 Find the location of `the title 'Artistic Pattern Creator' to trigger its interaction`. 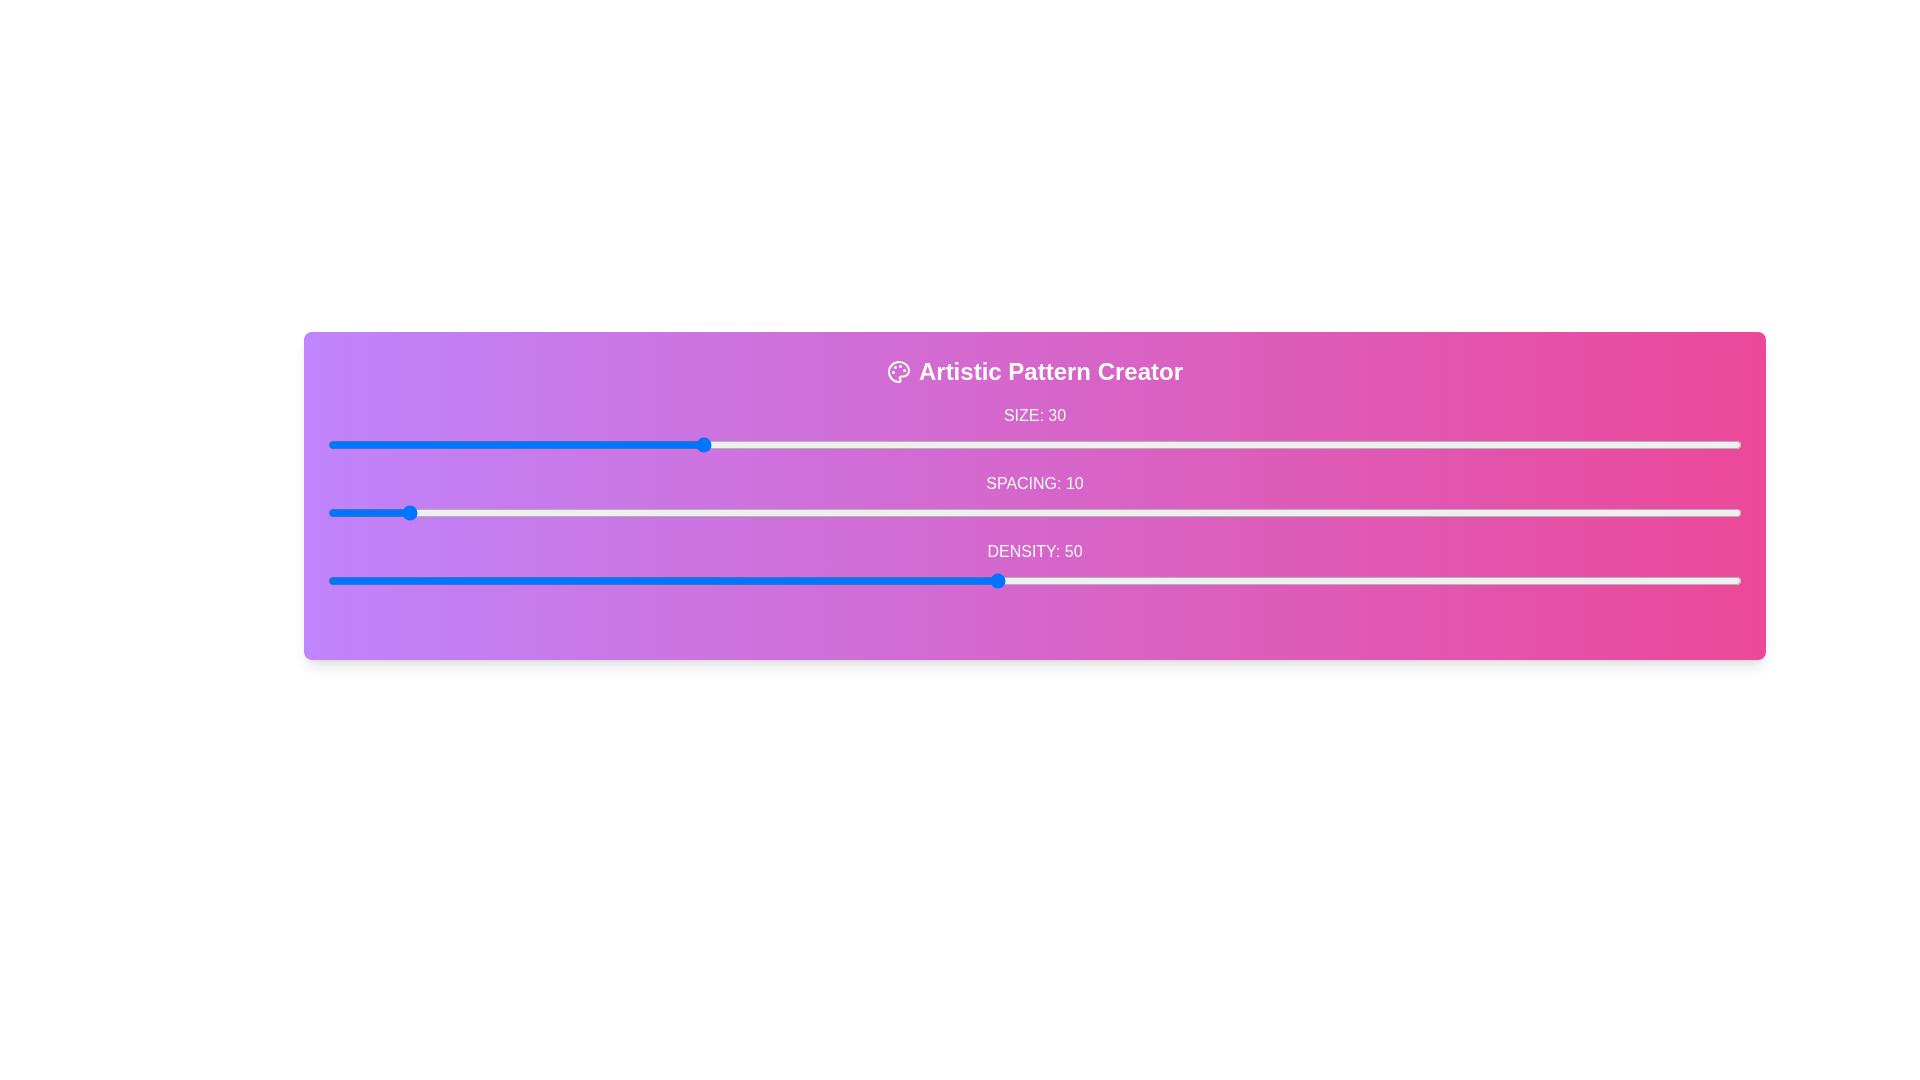

the title 'Artistic Pattern Creator' to trigger its interaction is located at coordinates (1035, 371).